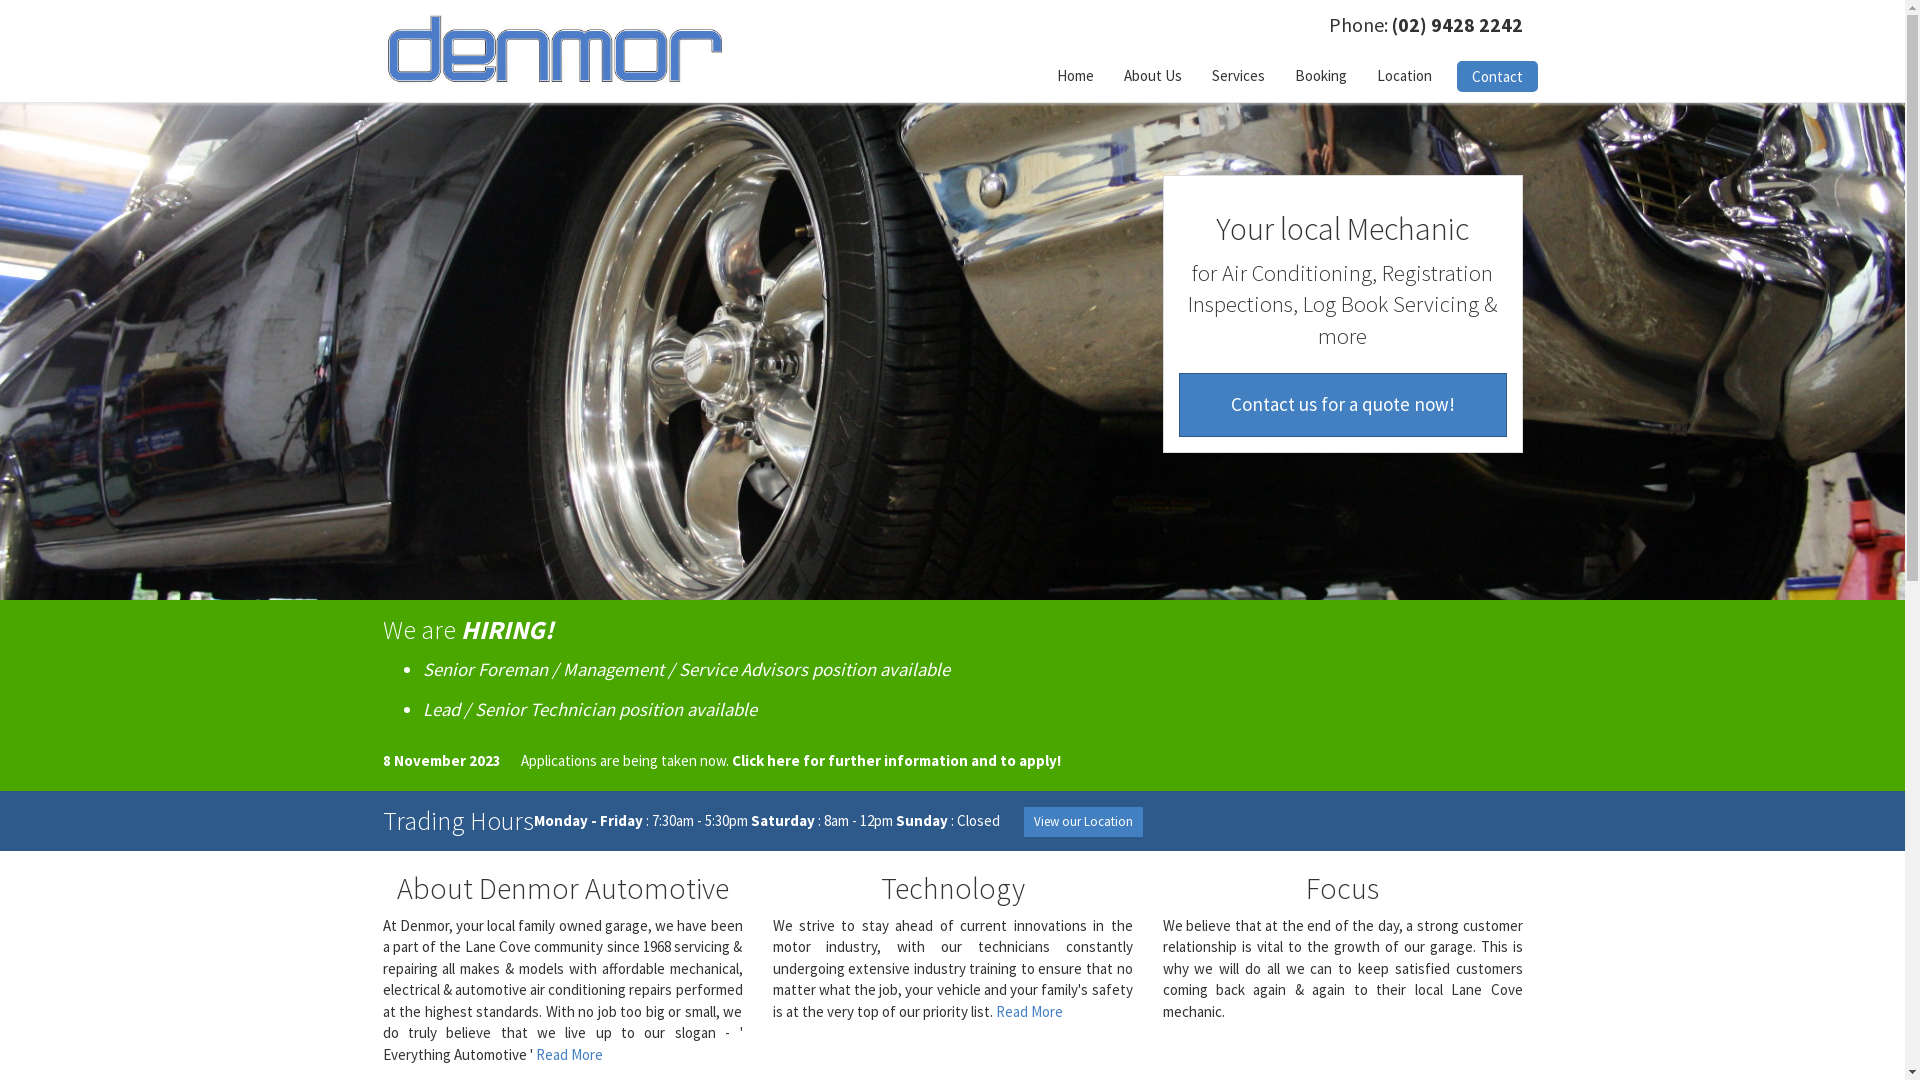 Image resolution: width=1920 pixels, height=1080 pixels. What do you see at coordinates (1081, 821) in the screenshot?
I see `'View our Location'` at bounding box center [1081, 821].